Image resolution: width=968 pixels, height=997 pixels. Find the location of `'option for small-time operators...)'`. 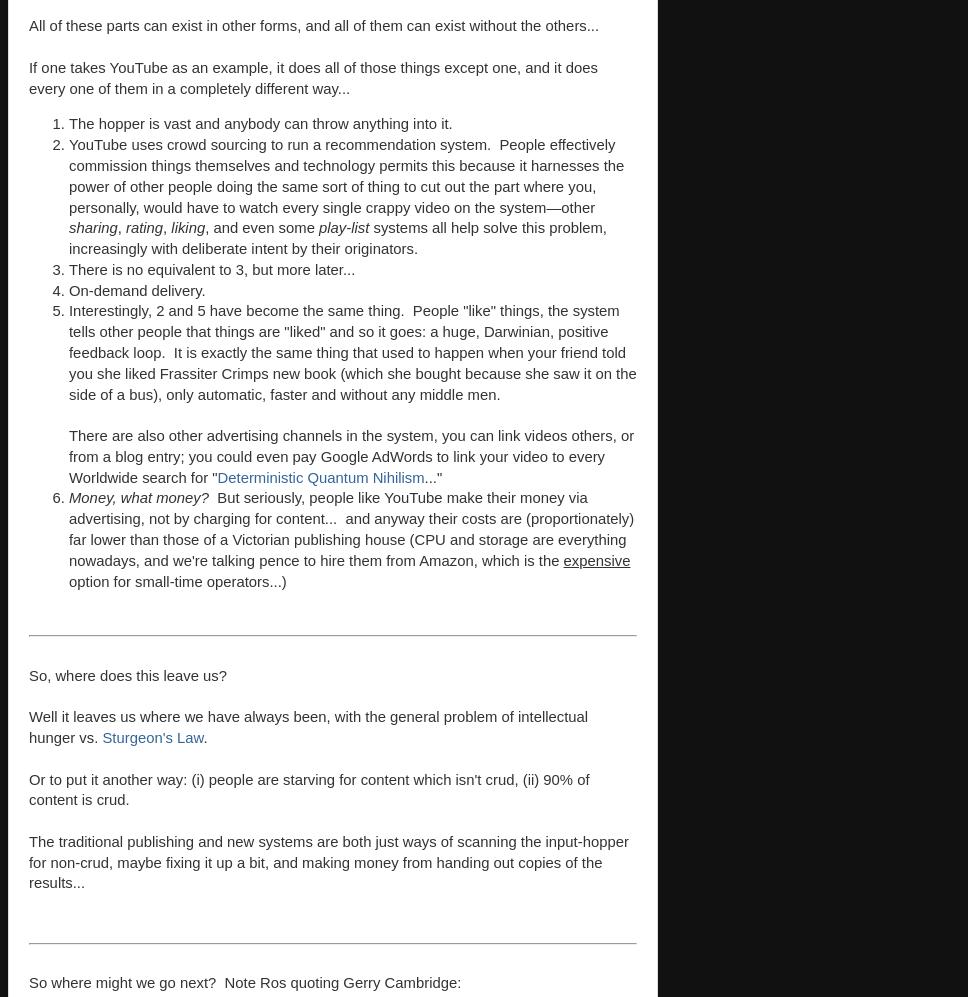

'option for small-time operators...)' is located at coordinates (177, 580).